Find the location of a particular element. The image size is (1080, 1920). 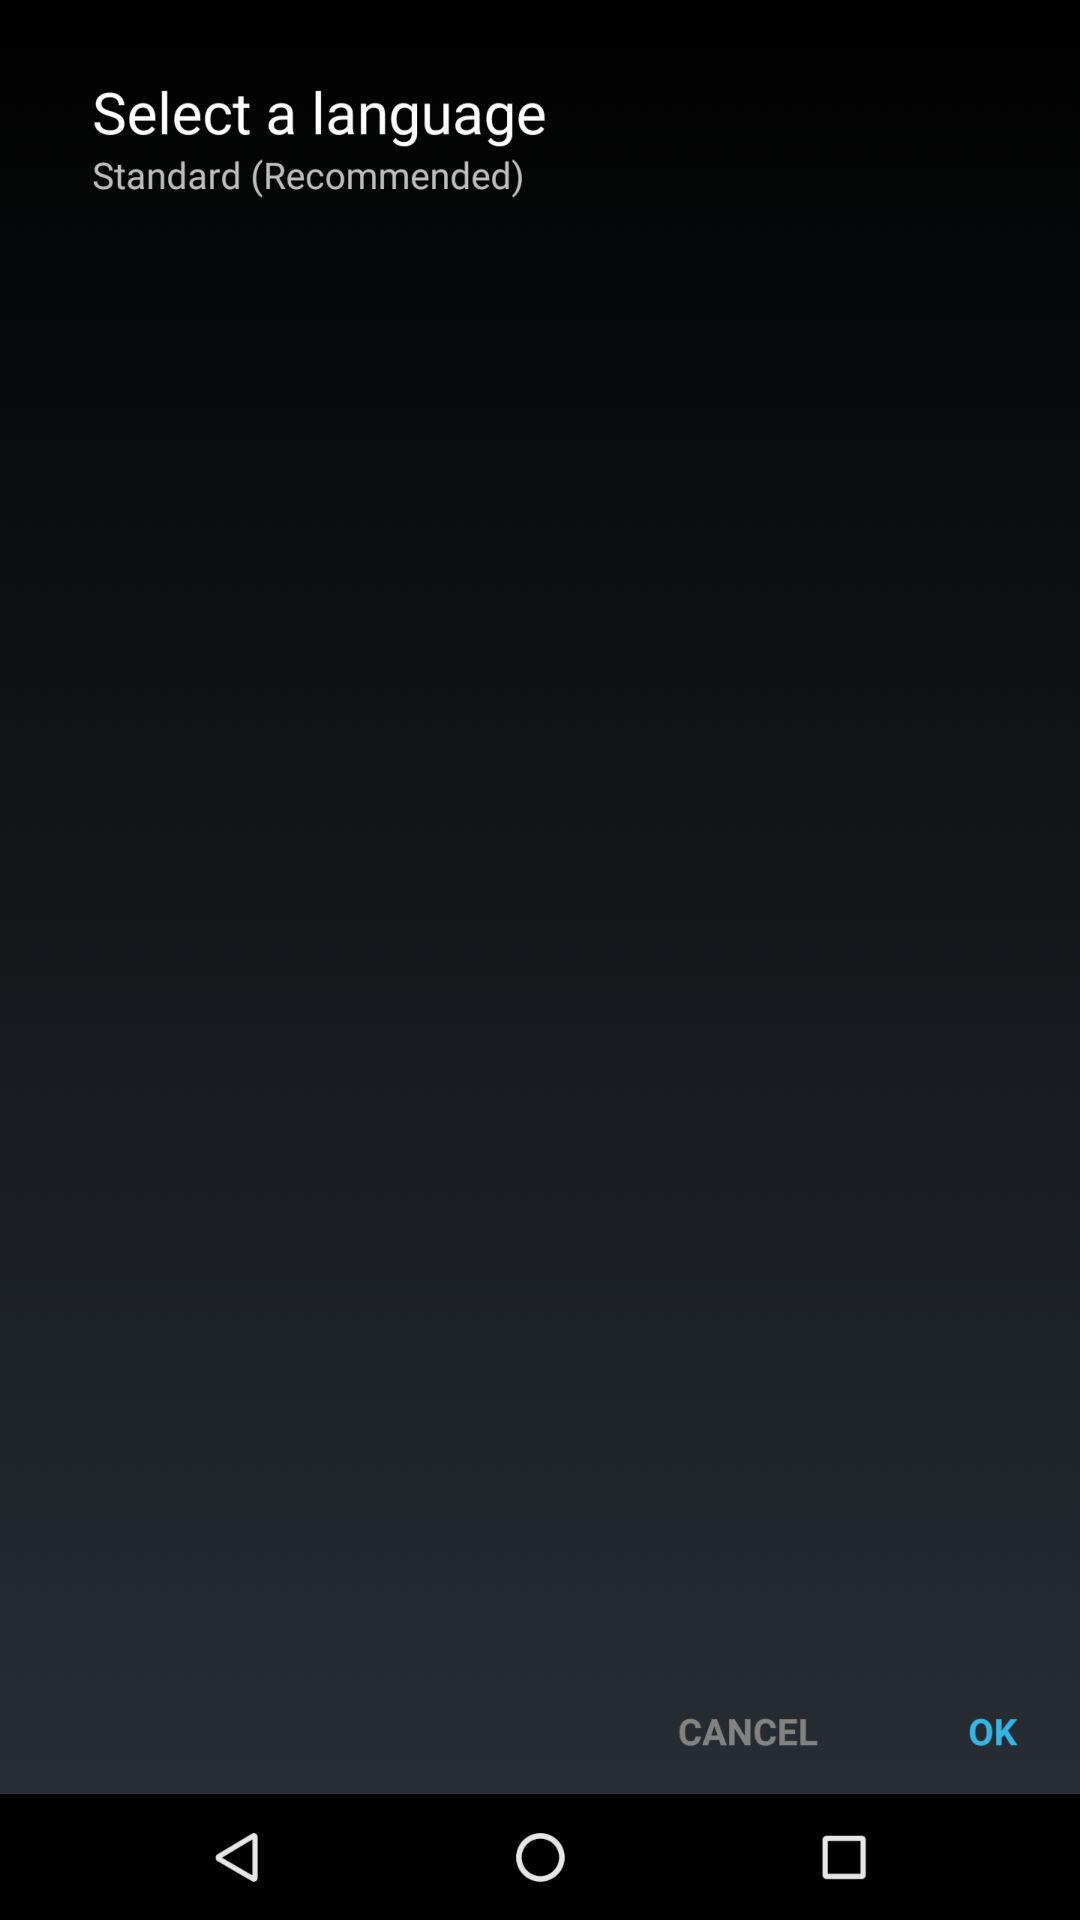

standard (recommended) app is located at coordinates (308, 174).